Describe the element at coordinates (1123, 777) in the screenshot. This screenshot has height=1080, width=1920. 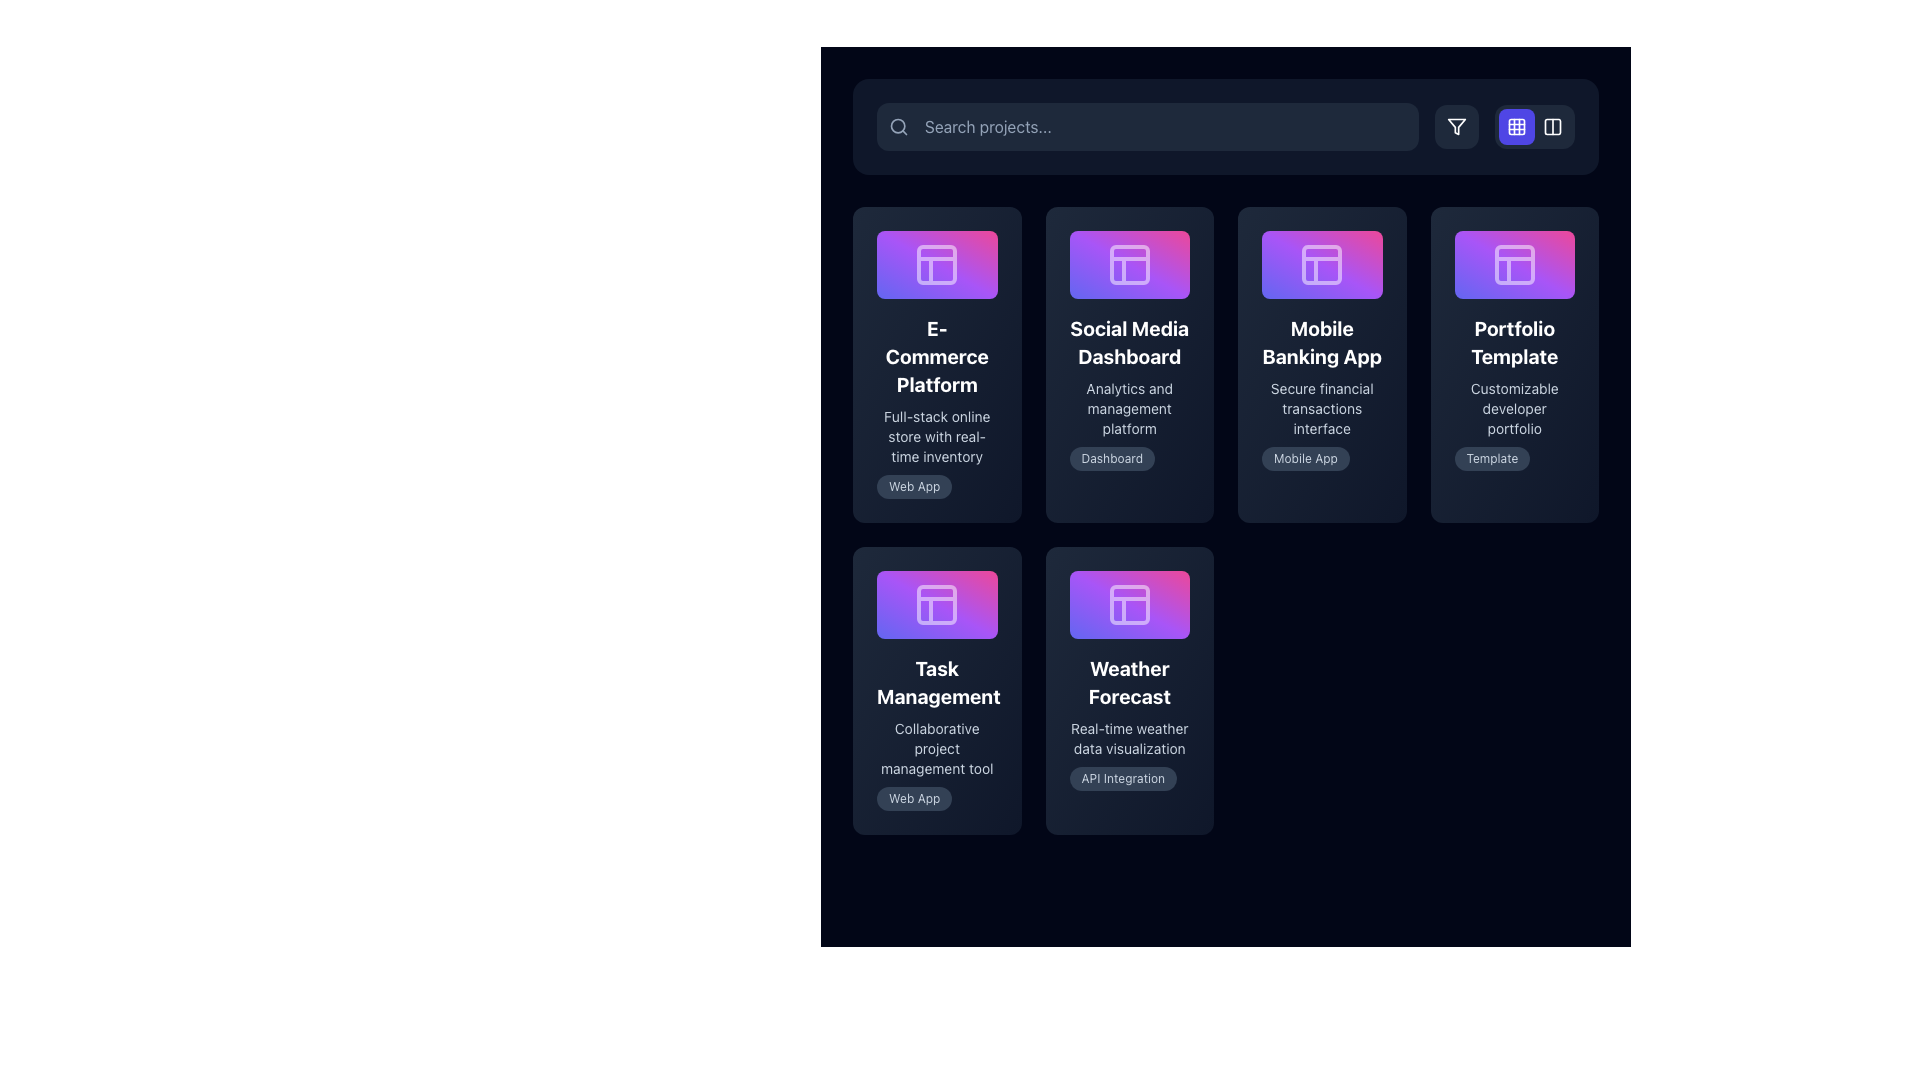
I see `the tag associated with the 'Weather Forecast' card` at that location.